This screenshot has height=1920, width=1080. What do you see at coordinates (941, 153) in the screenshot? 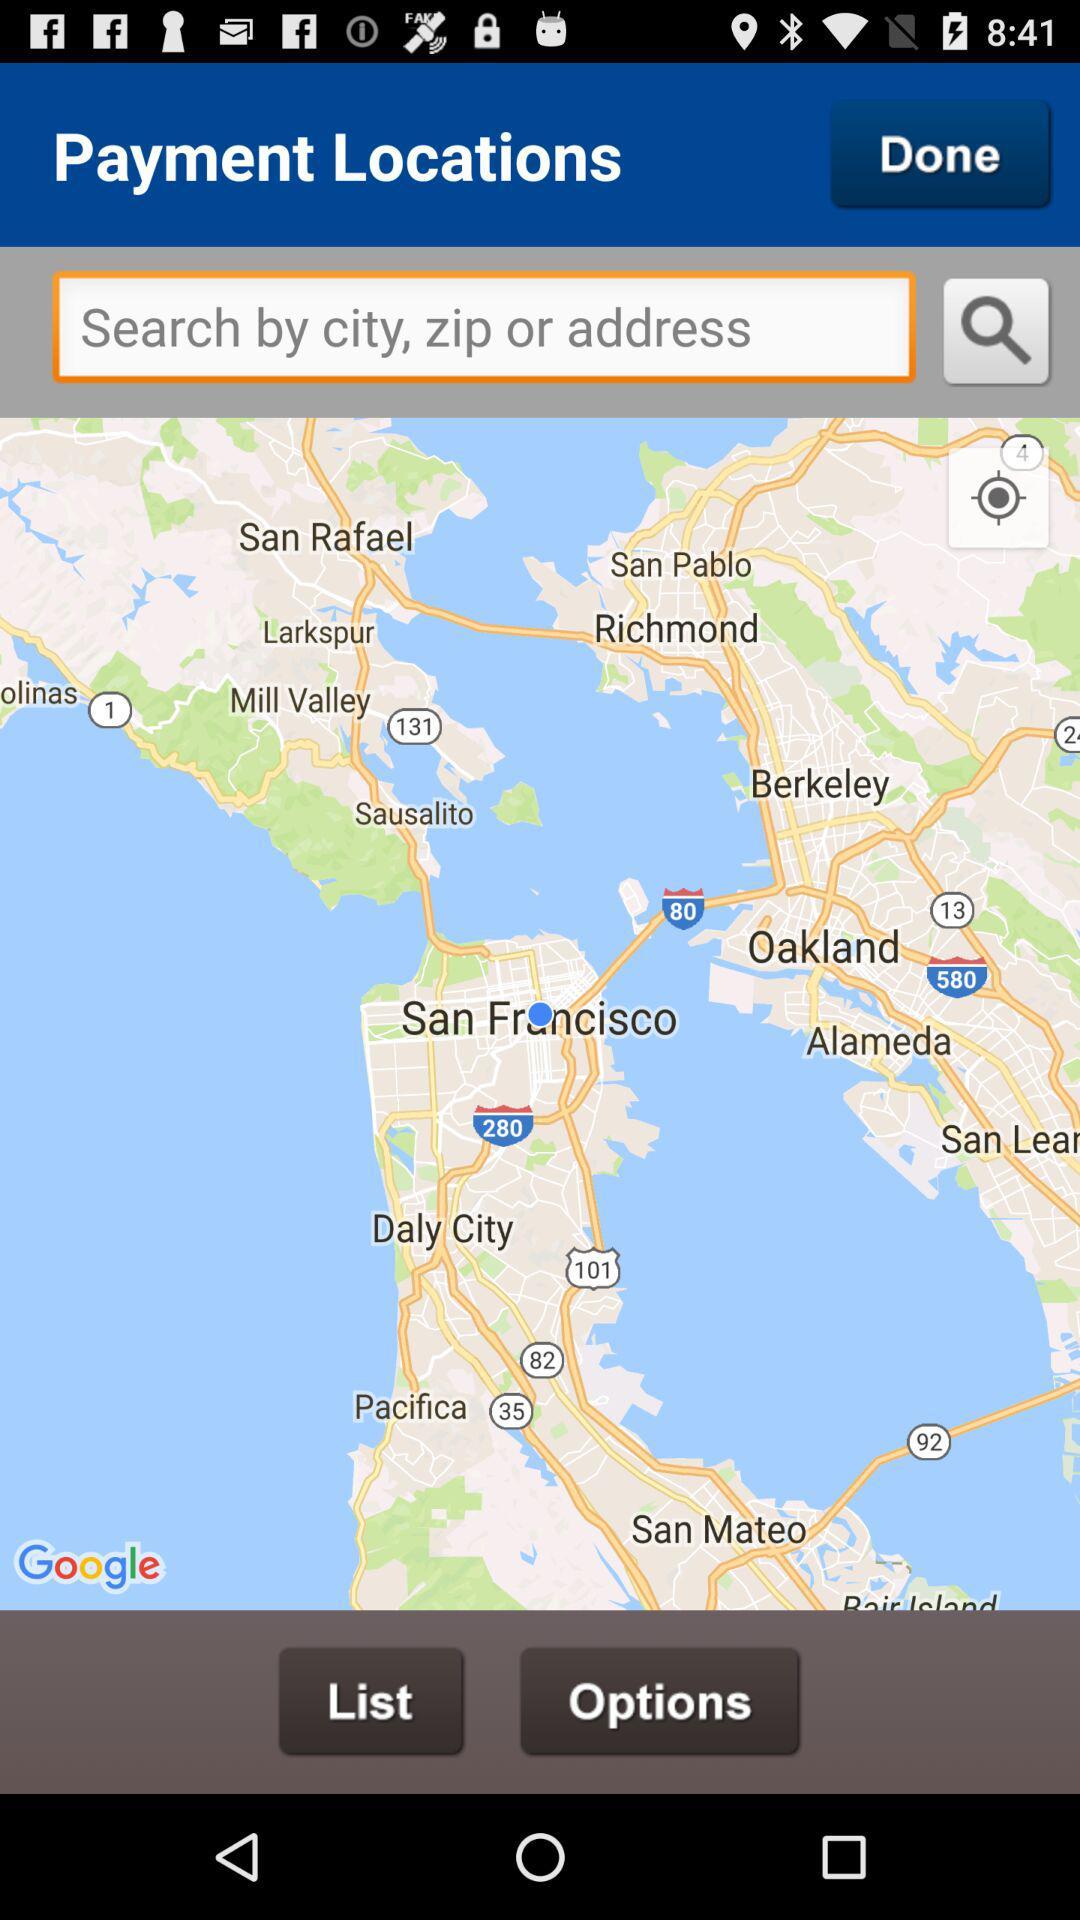
I see `done button for completion` at bounding box center [941, 153].